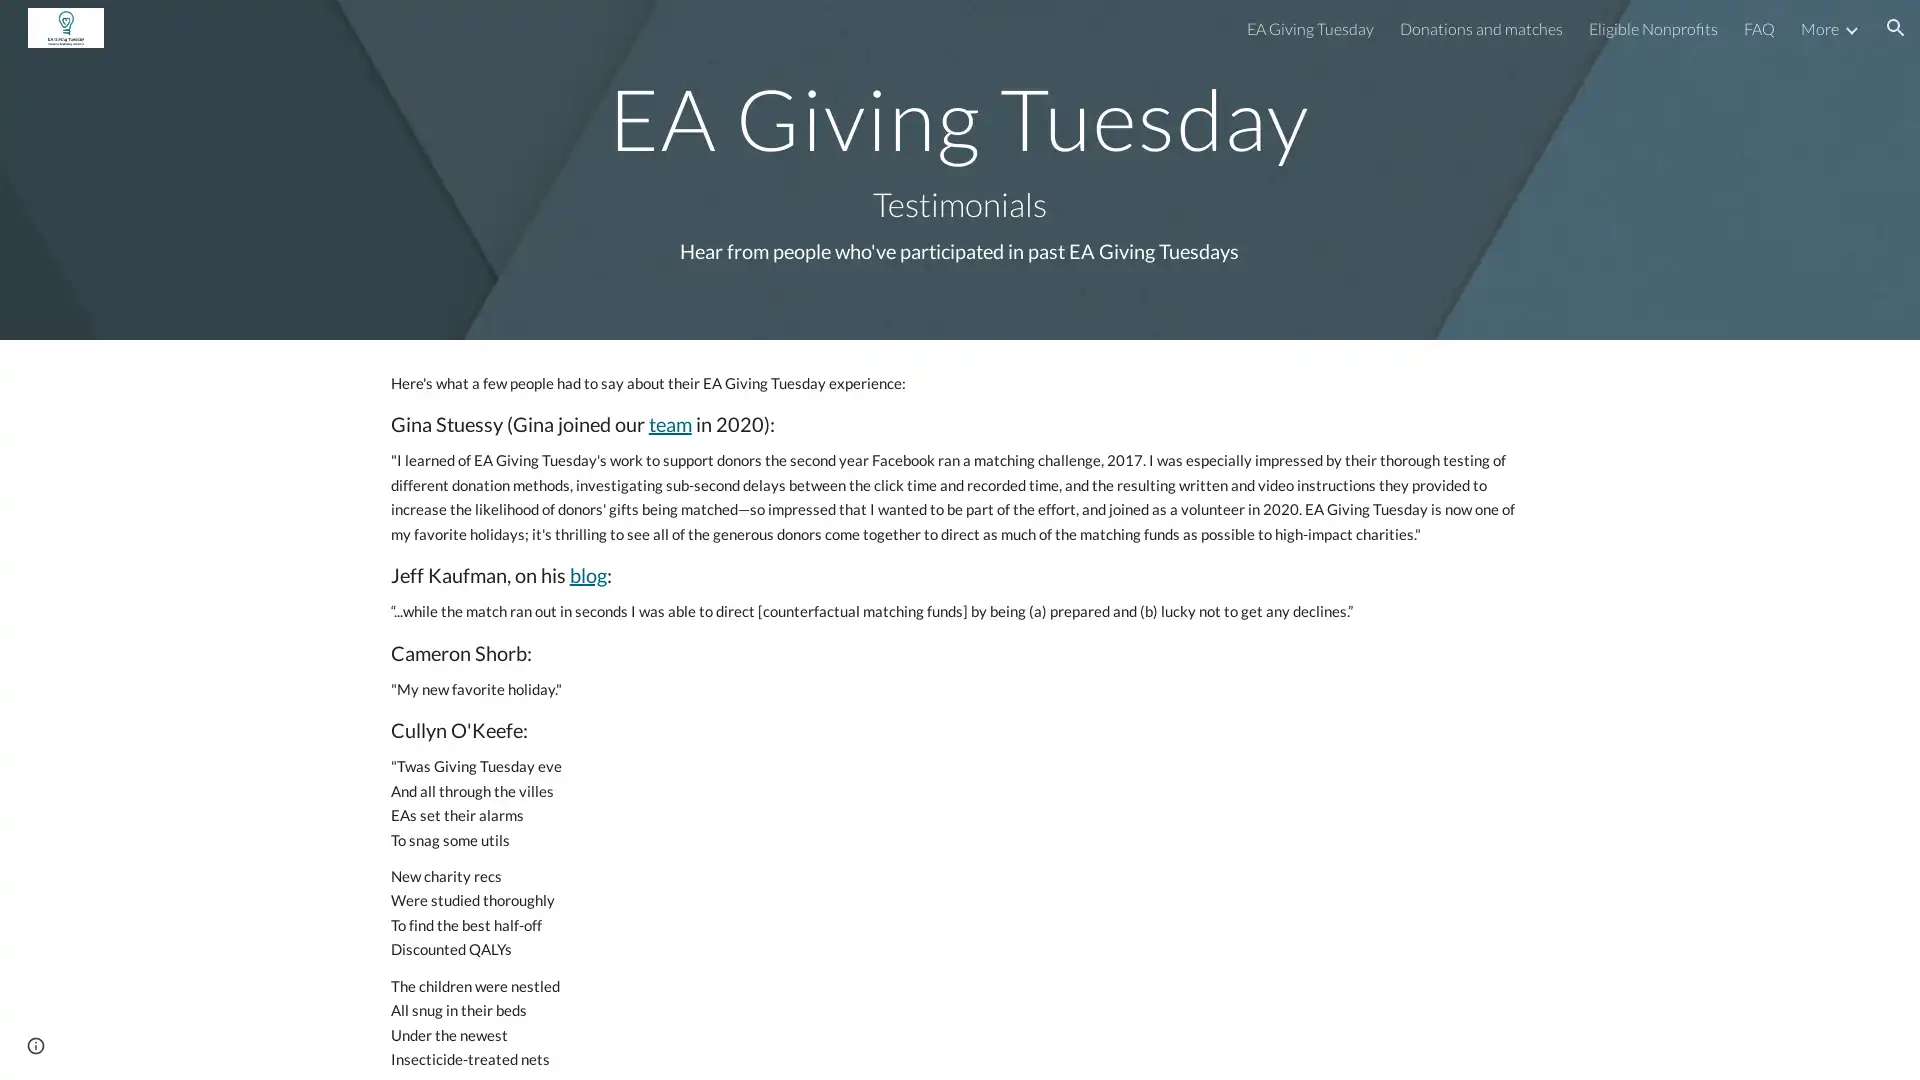 The height and width of the screenshot is (1080, 1920). I want to click on Skip to navigation, so click(1139, 37).